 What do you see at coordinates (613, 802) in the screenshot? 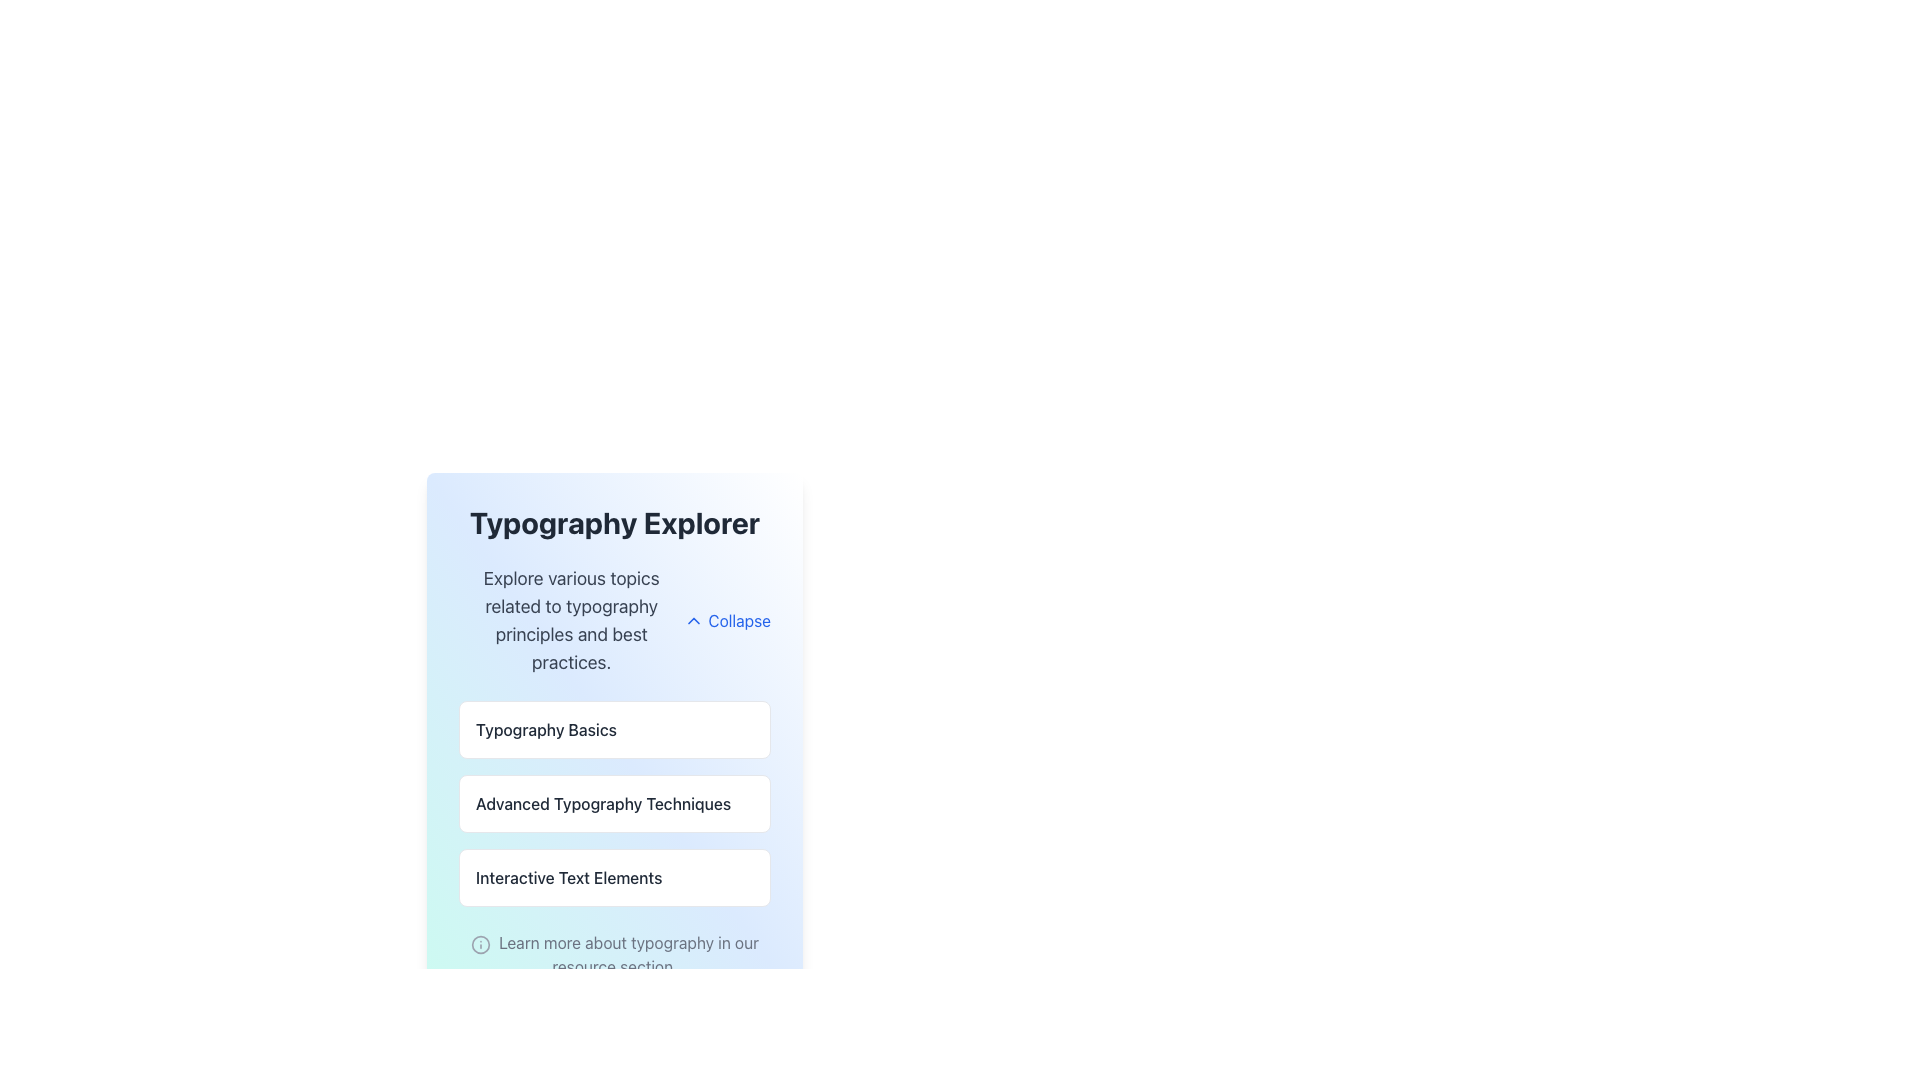
I see `the static text element that represents an advanced topic within the navigation menu, which is the second item in the vertical sequence` at bounding box center [613, 802].